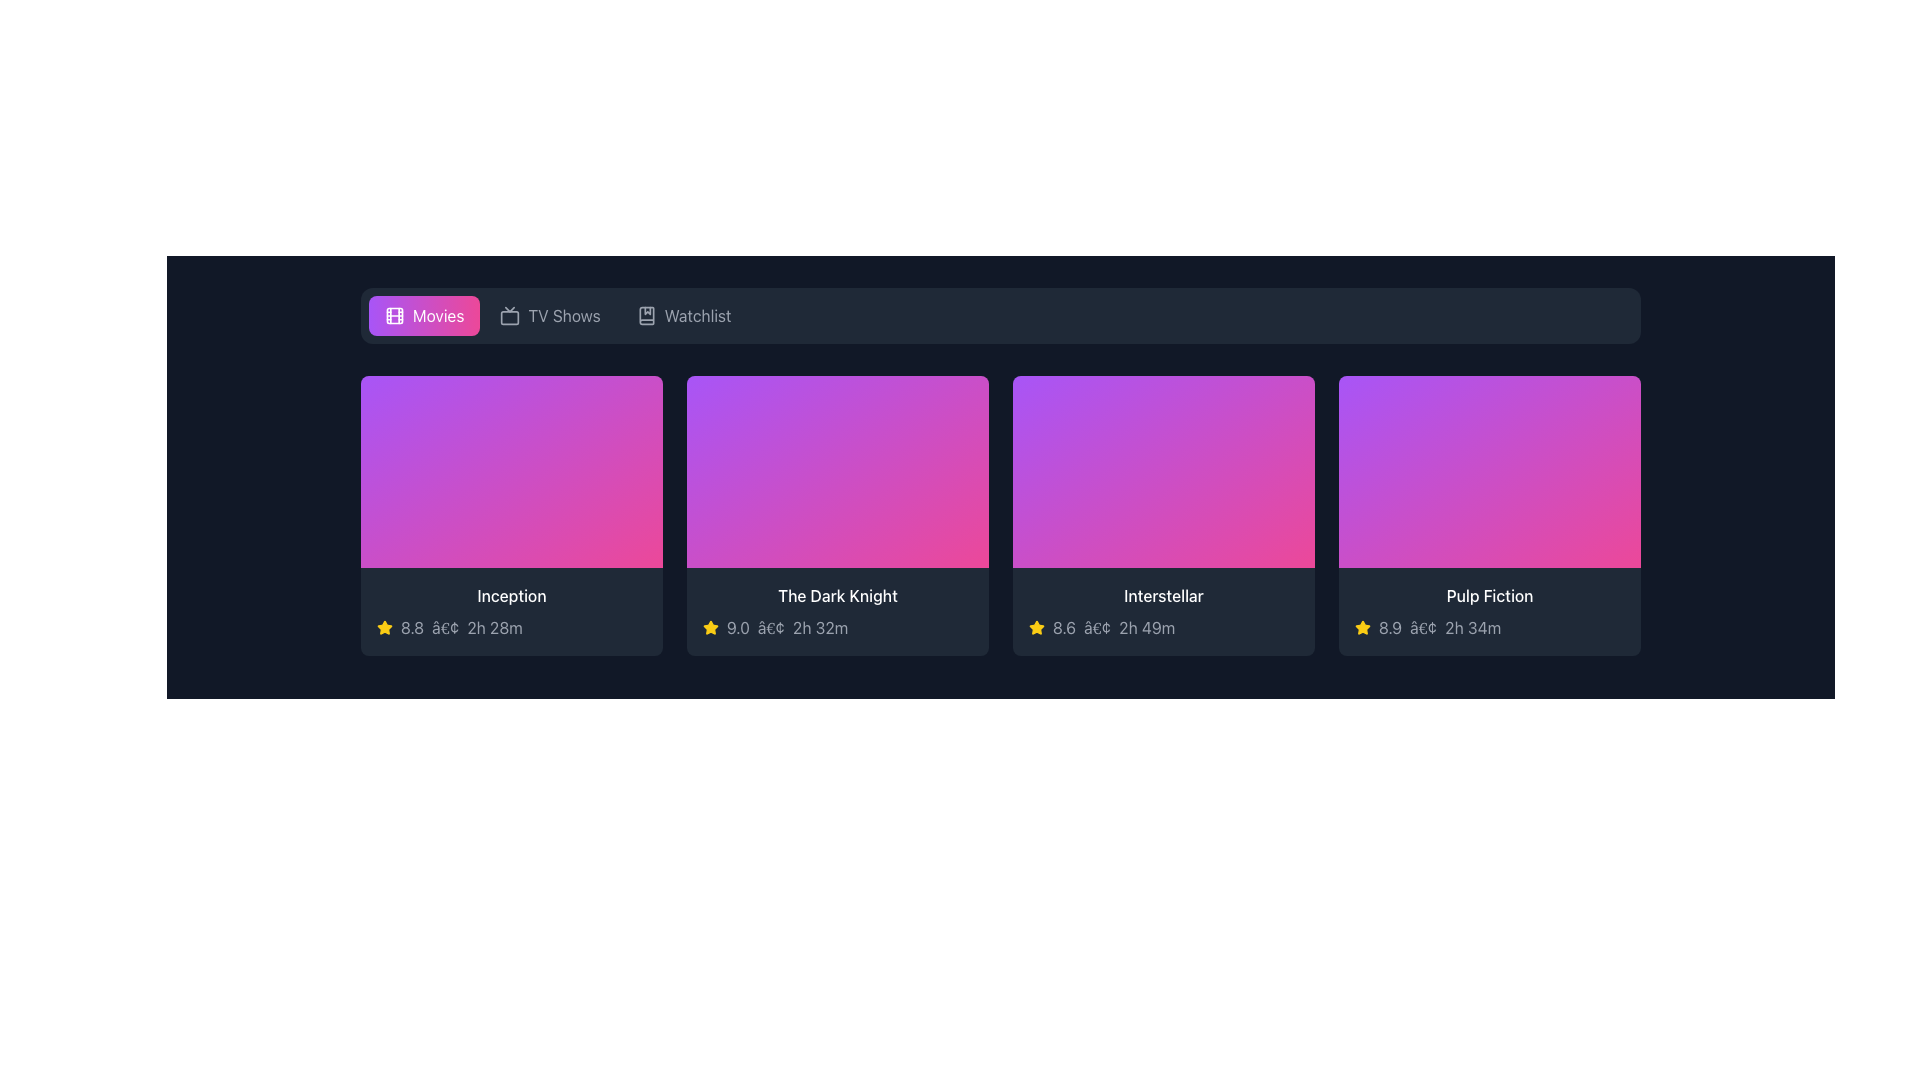 The height and width of the screenshot is (1080, 1920). I want to click on the star icon with a yellow fill and stroke outline, which represents the rating system for the movie 'Interstellar', so click(1036, 627).